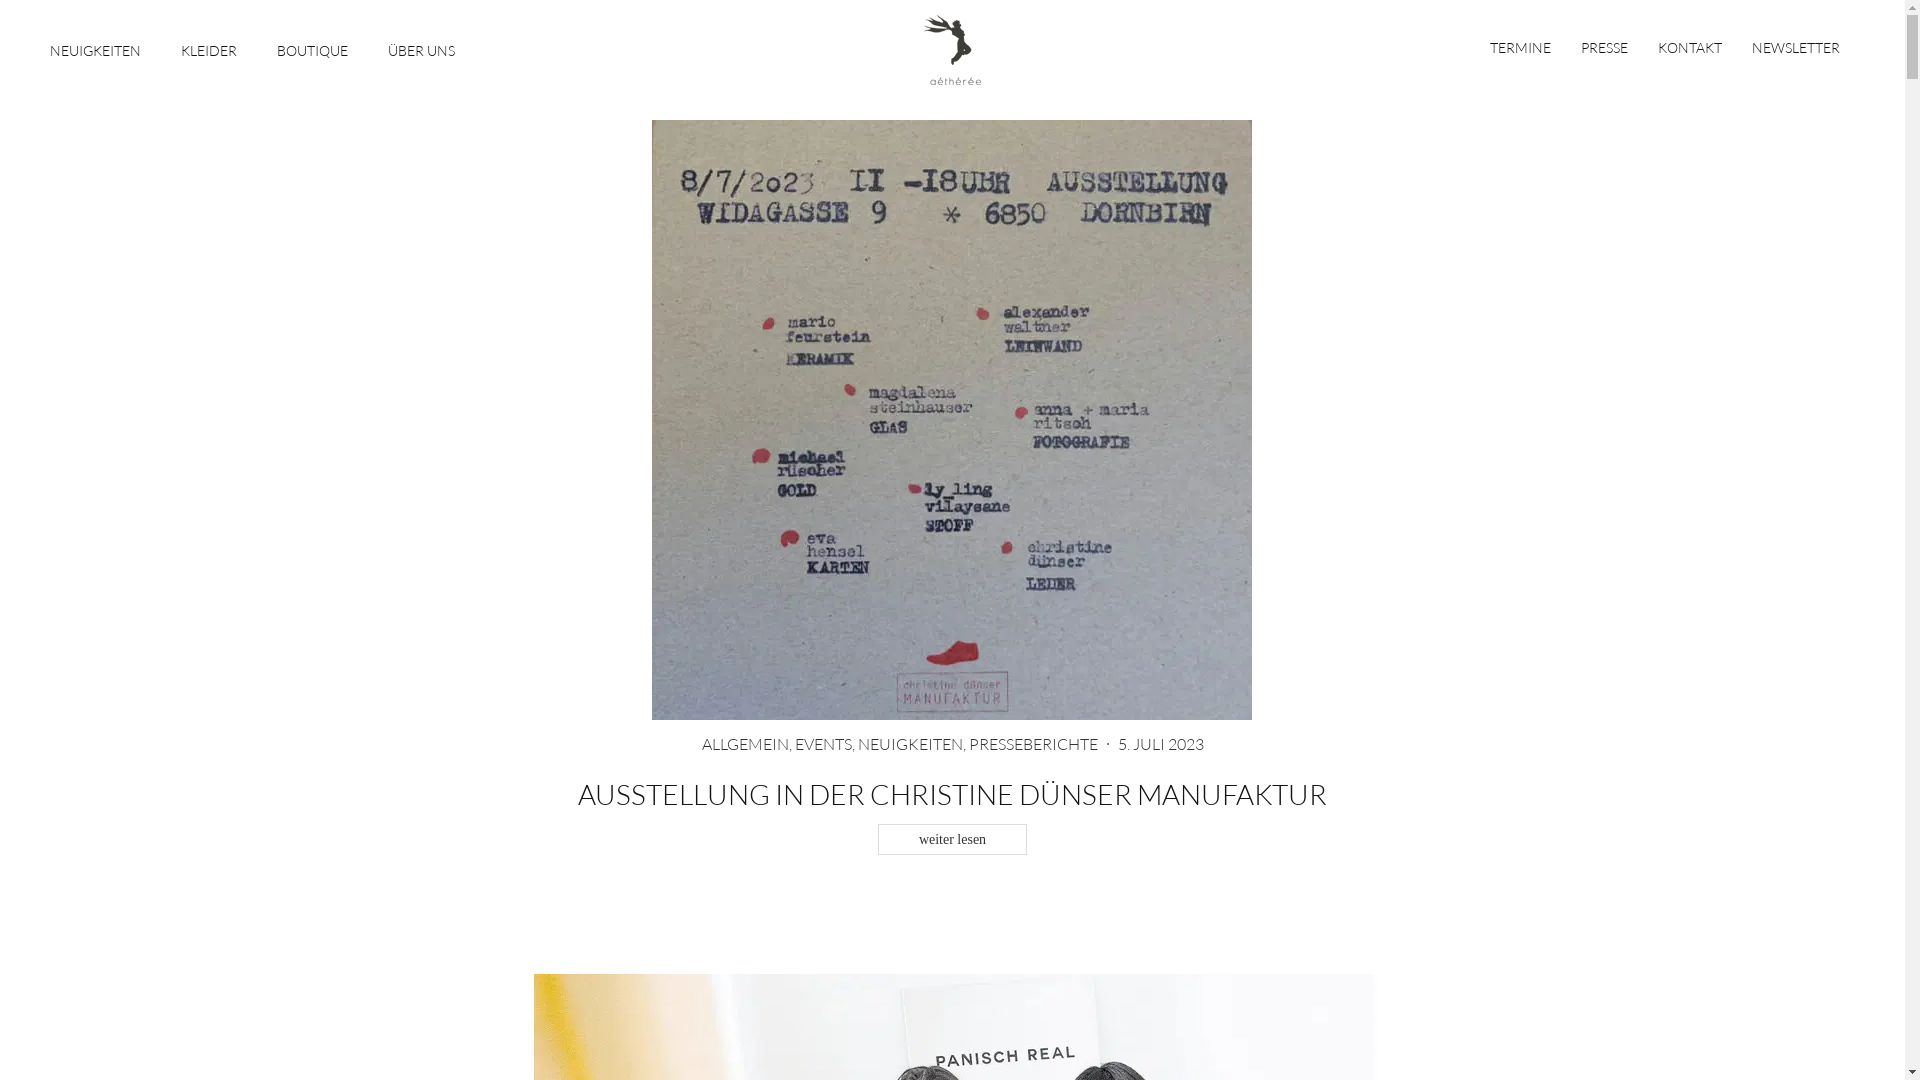 This screenshot has height=1080, width=1920. Describe the element at coordinates (909, 744) in the screenshot. I see `'NEUIGKEITEN'` at that location.